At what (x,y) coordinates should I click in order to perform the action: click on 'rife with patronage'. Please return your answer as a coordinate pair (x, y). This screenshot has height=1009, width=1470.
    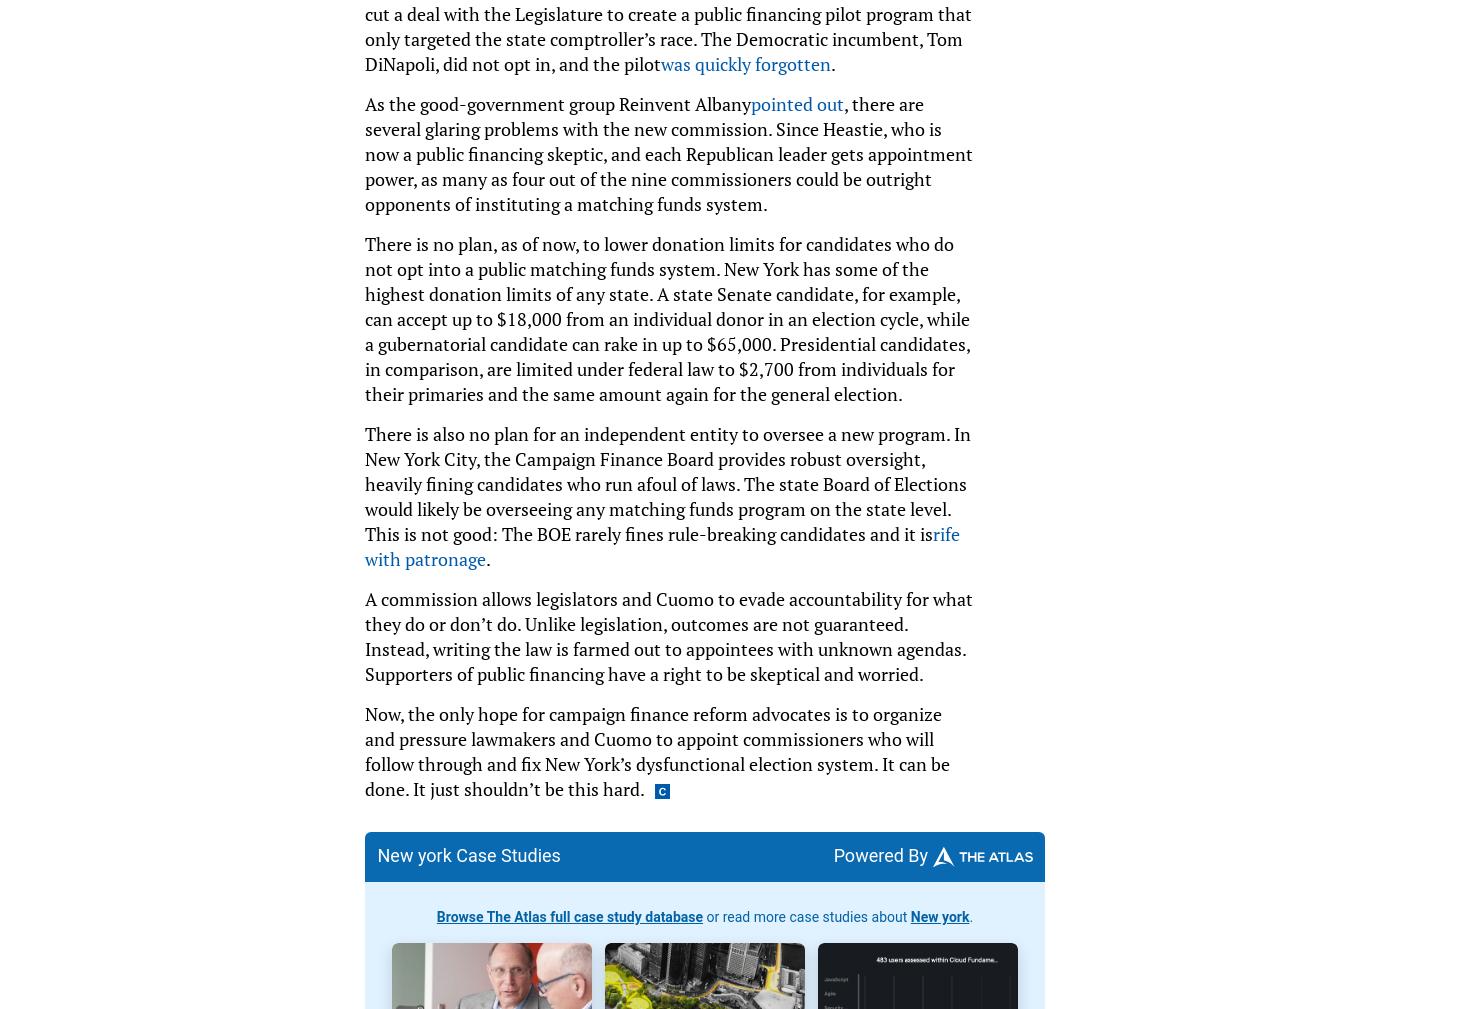
    Looking at the image, I should click on (364, 545).